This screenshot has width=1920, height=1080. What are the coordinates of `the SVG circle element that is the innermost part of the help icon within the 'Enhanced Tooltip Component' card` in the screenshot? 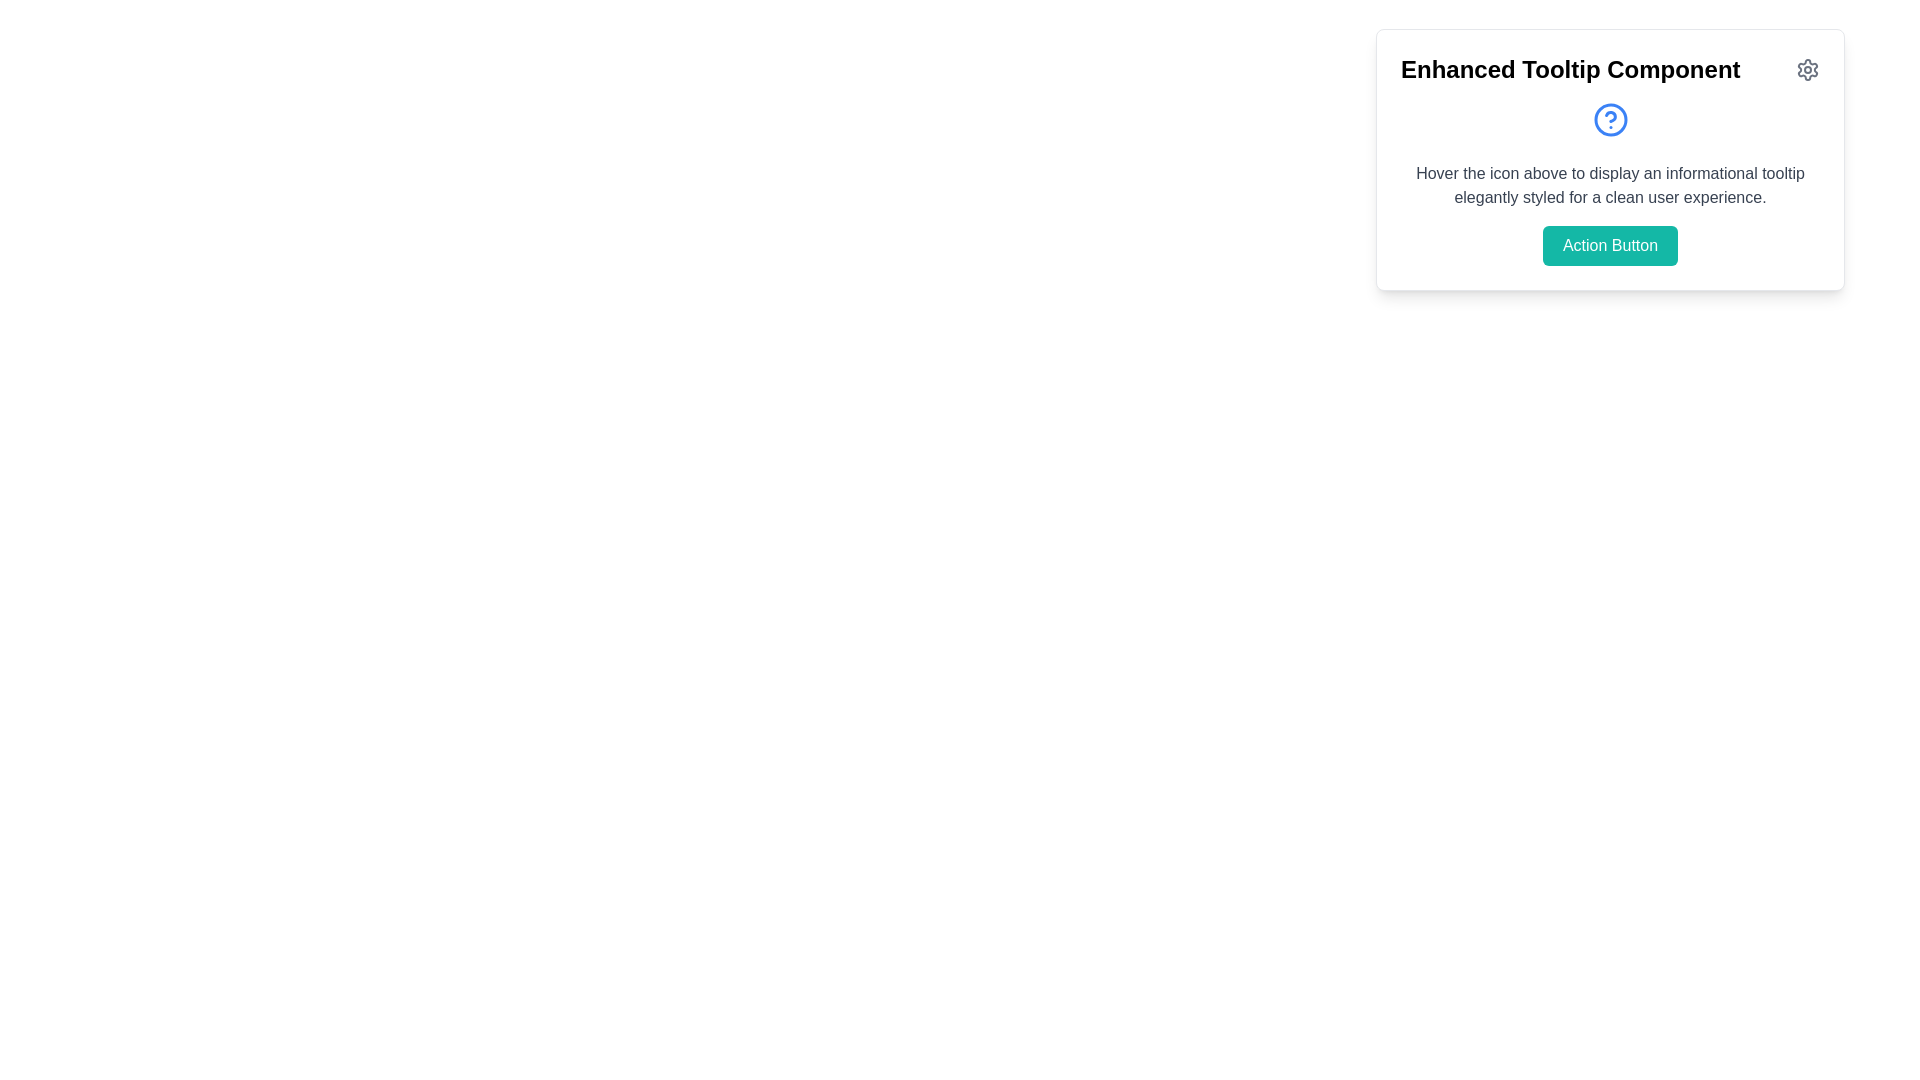 It's located at (1610, 119).